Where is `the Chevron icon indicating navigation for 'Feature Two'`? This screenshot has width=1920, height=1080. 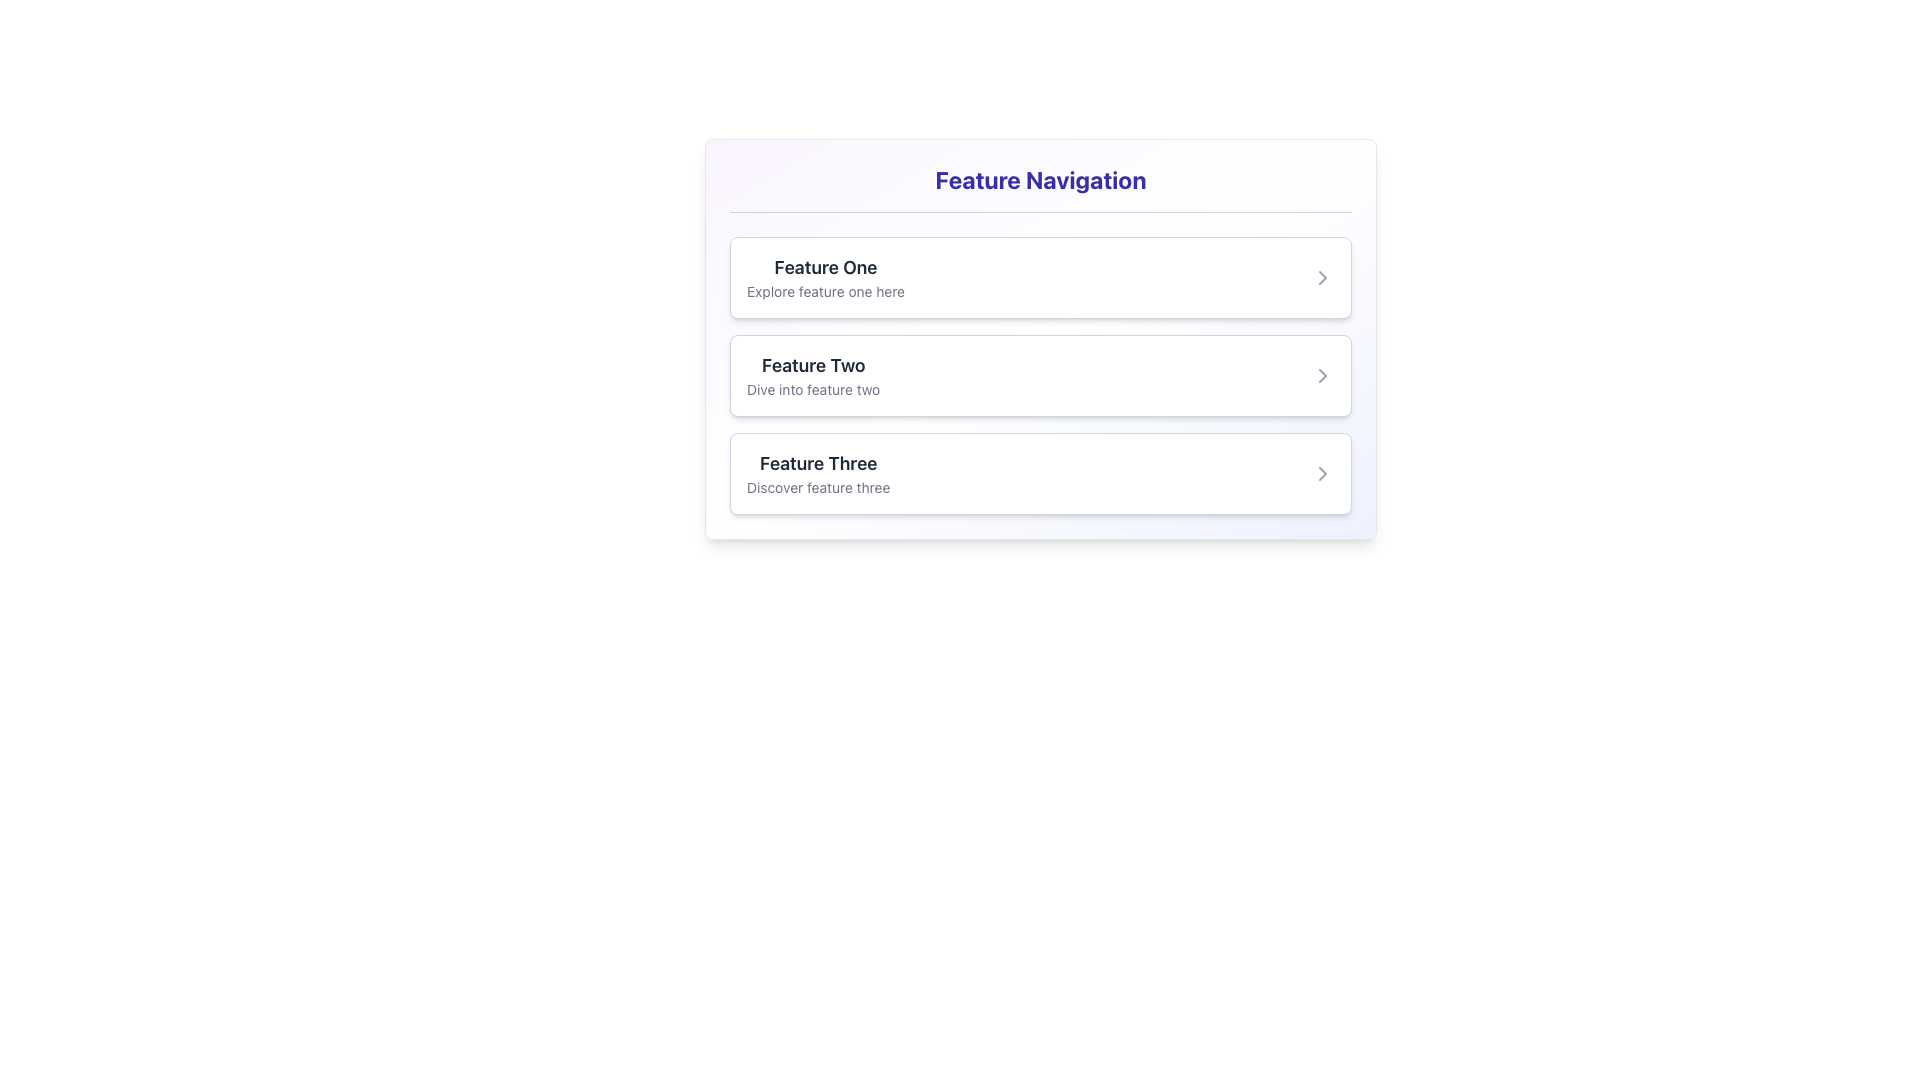 the Chevron icon indicating navigation for 'Feature Two' is located at coordinates (1323, 375).